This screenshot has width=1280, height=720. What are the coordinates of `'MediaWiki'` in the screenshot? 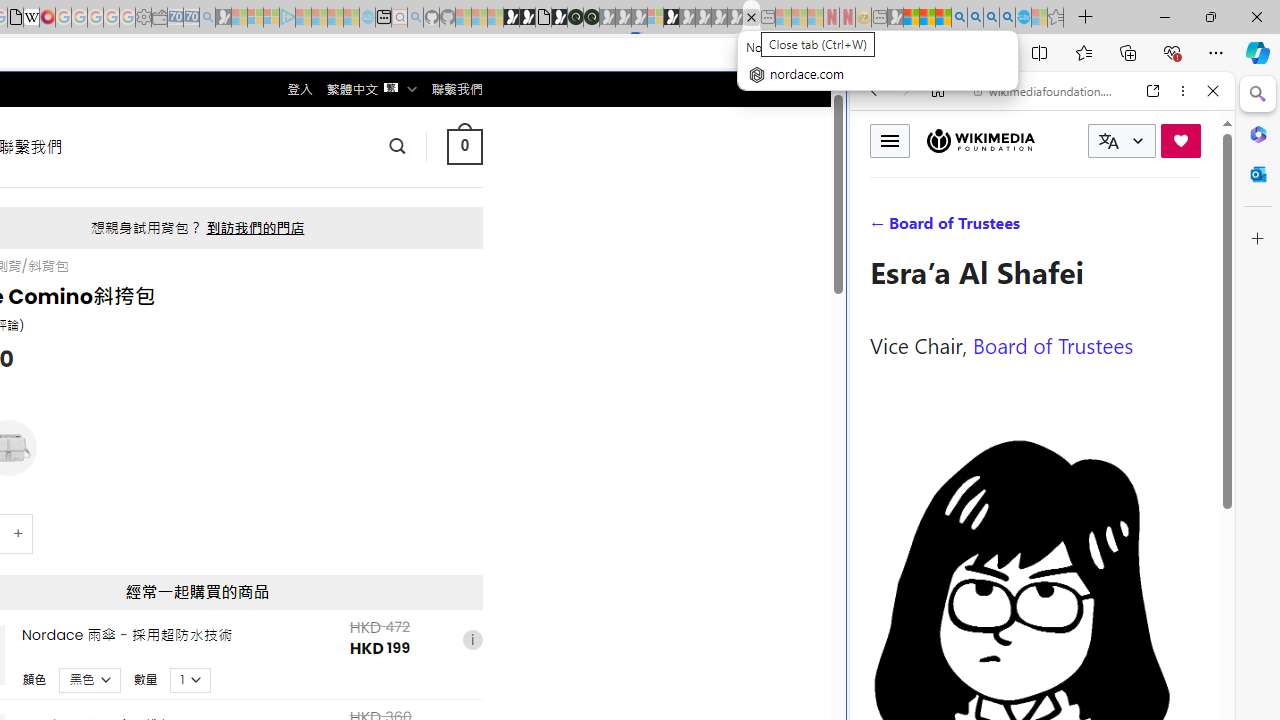 It's located at (47, 17).